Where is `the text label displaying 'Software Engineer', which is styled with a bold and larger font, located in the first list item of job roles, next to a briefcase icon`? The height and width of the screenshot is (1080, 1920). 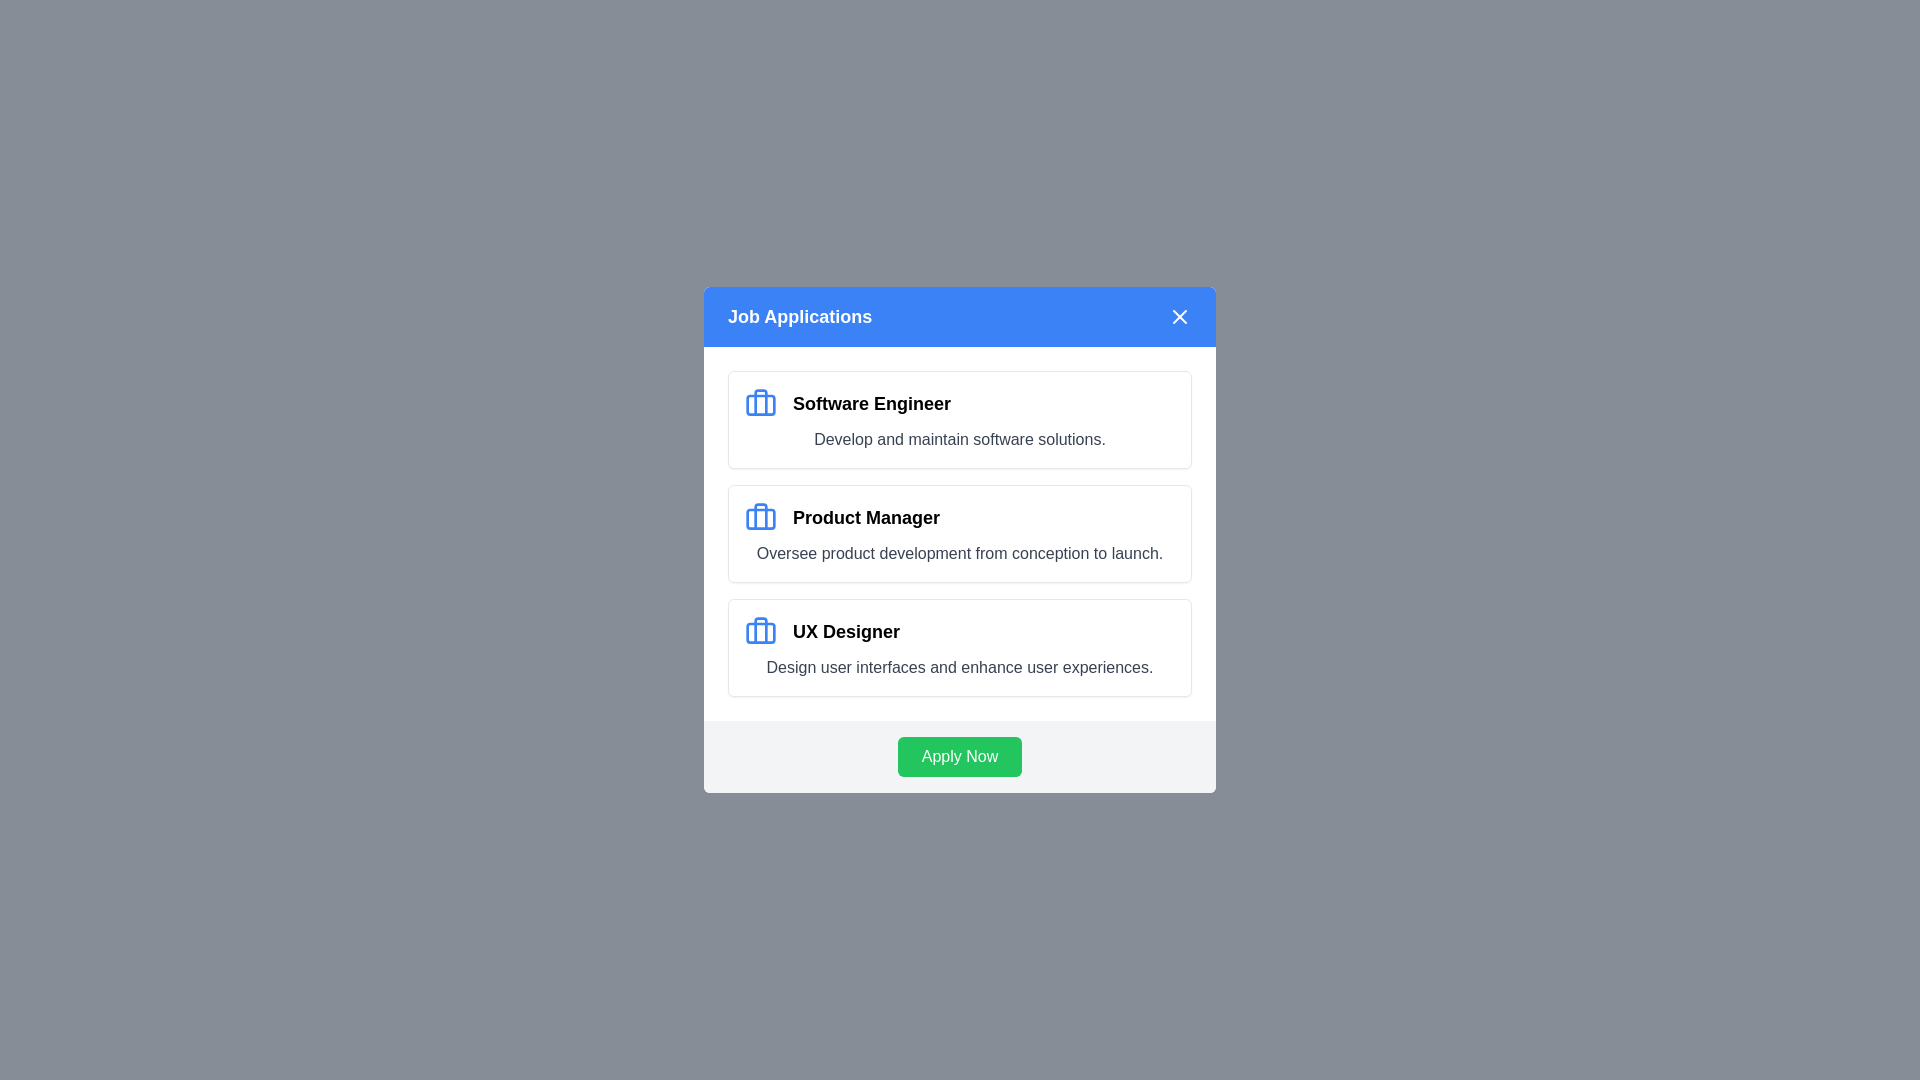 the text label displaying 'Software Engineer', which is styled with a bold and larger font, located in the first list item of job roles, next to a briefcase icon is located at coordinates (872, 404).